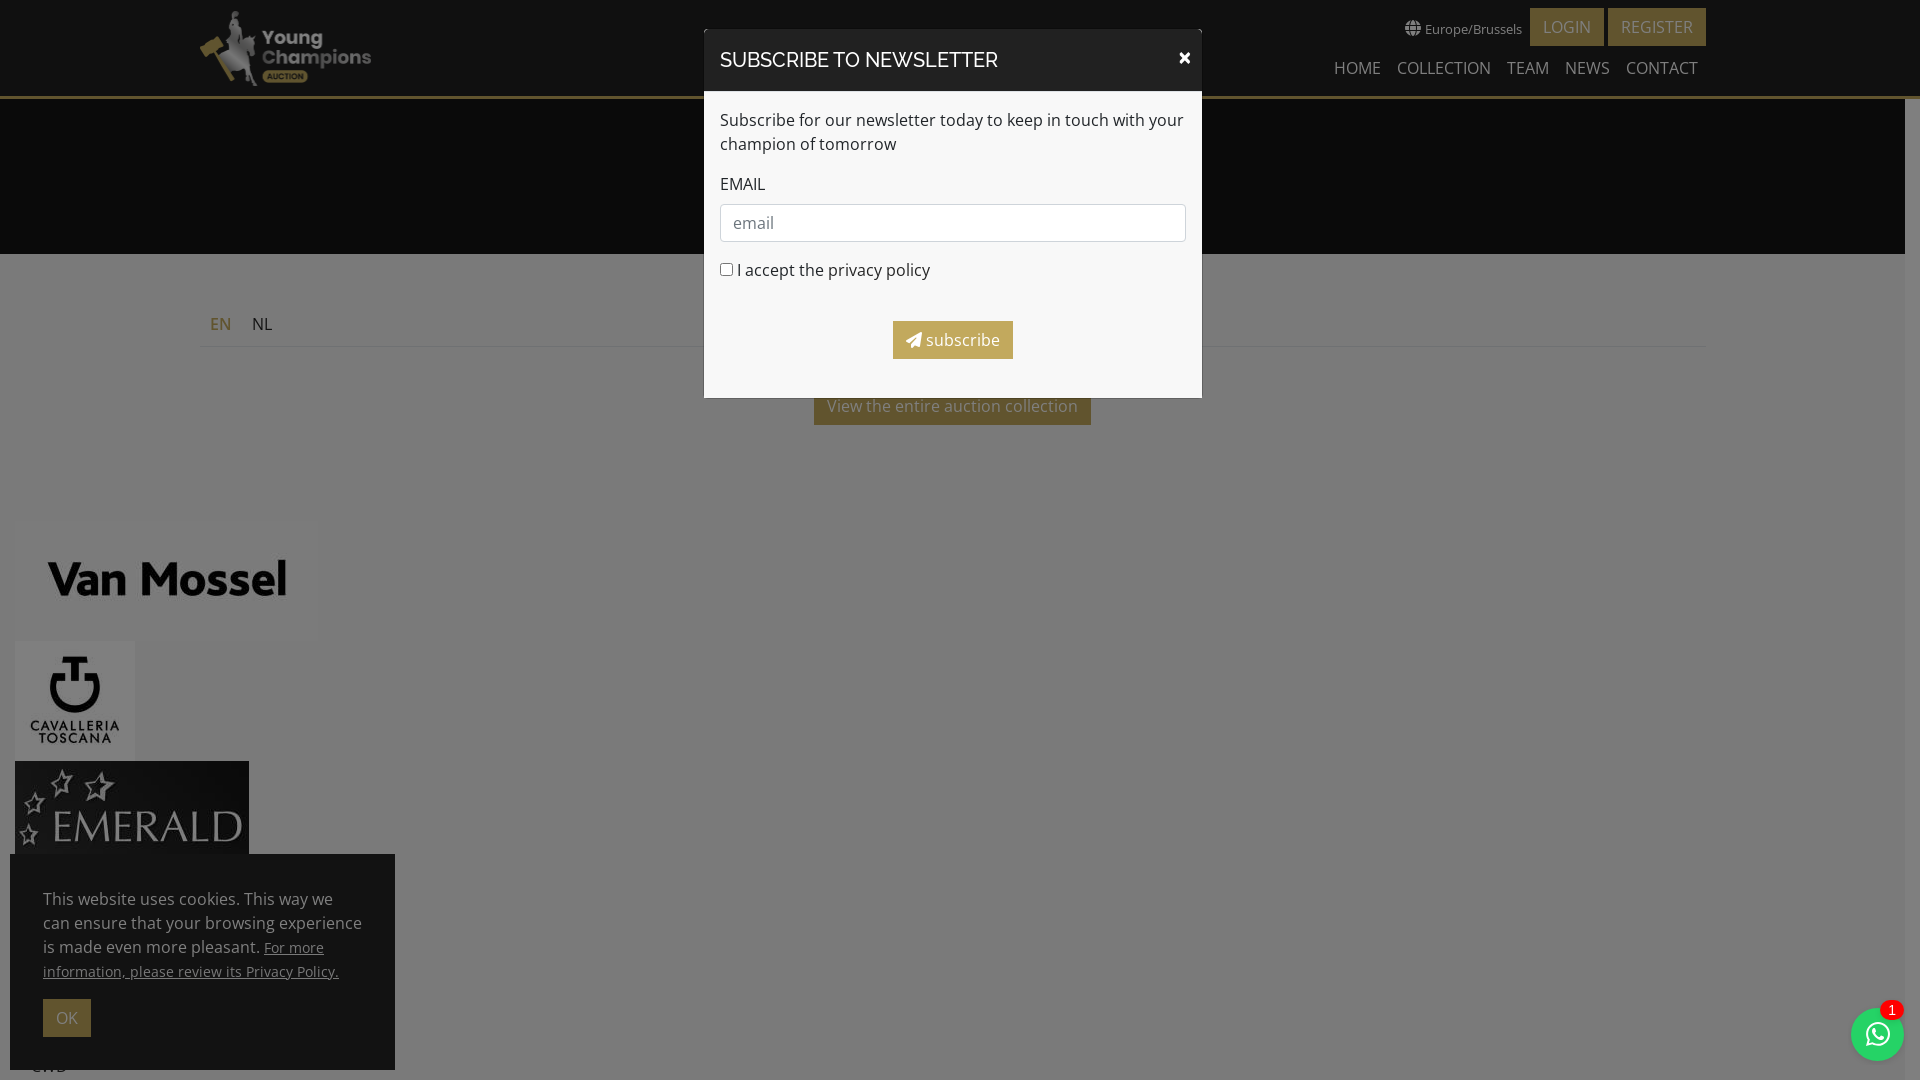 The image size is (1920, 1080). I want to click on 'subscribe', so click(950, 338).